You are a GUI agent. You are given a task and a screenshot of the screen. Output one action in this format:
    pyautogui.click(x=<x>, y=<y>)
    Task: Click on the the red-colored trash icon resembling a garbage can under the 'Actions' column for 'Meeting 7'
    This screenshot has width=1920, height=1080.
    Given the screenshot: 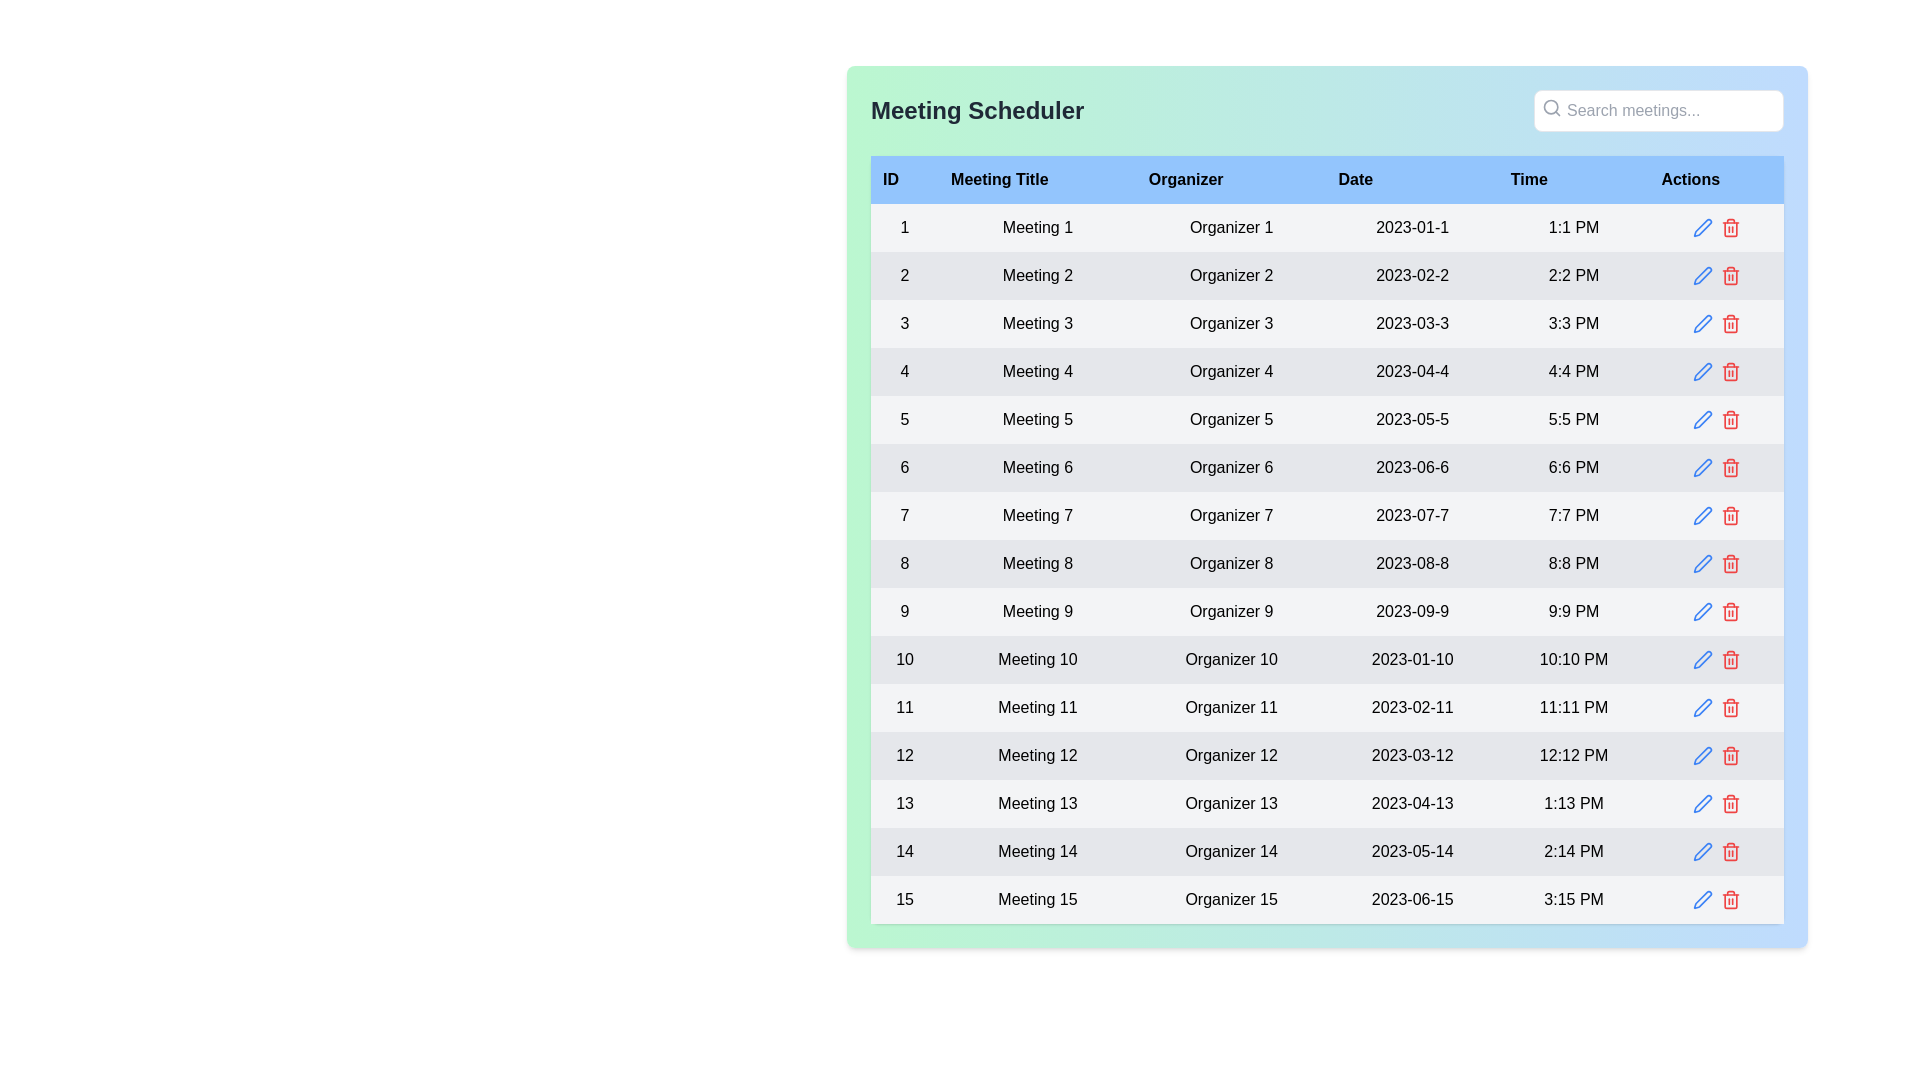 What is the action you would take?
    pyautogui.click(x=1728, y=515)
    